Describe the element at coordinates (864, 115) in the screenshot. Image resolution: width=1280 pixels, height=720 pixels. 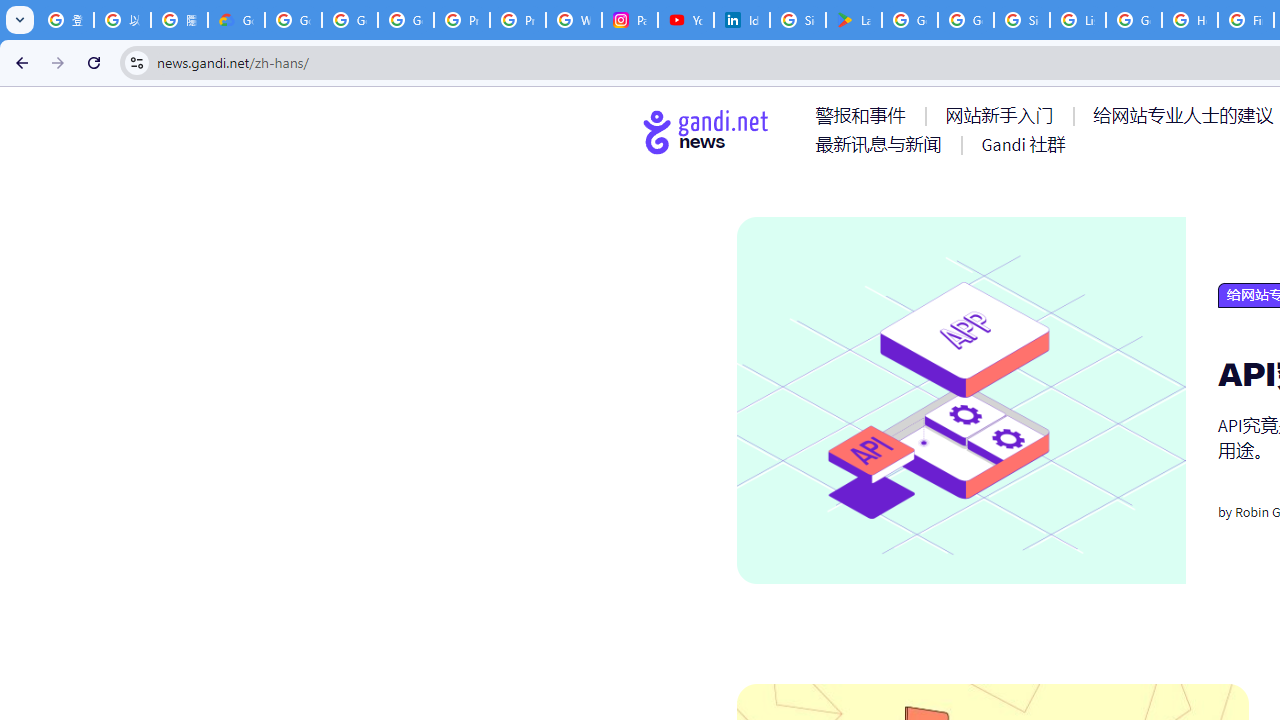
I see `'AutomationID: menu-item-77761'` at that location.